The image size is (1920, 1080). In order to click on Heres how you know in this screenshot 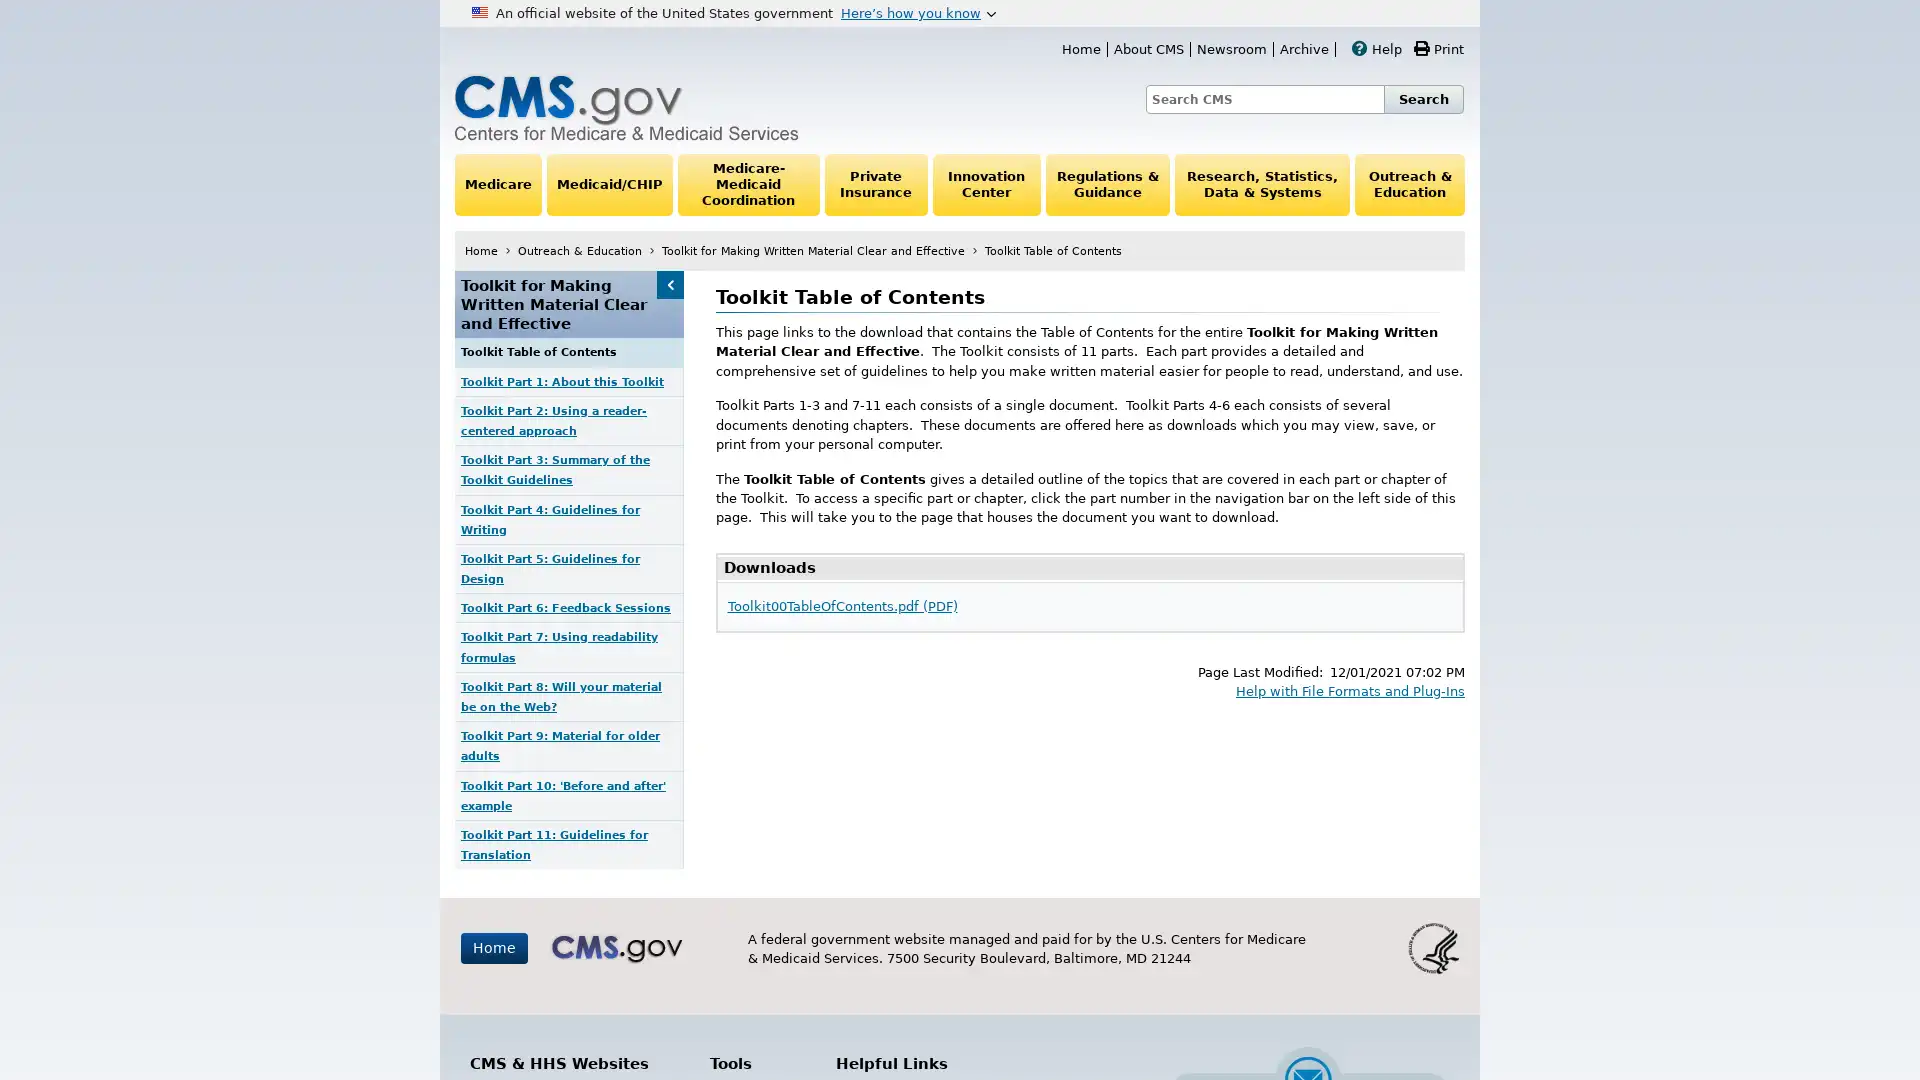, I will do `click(917, 12)`.